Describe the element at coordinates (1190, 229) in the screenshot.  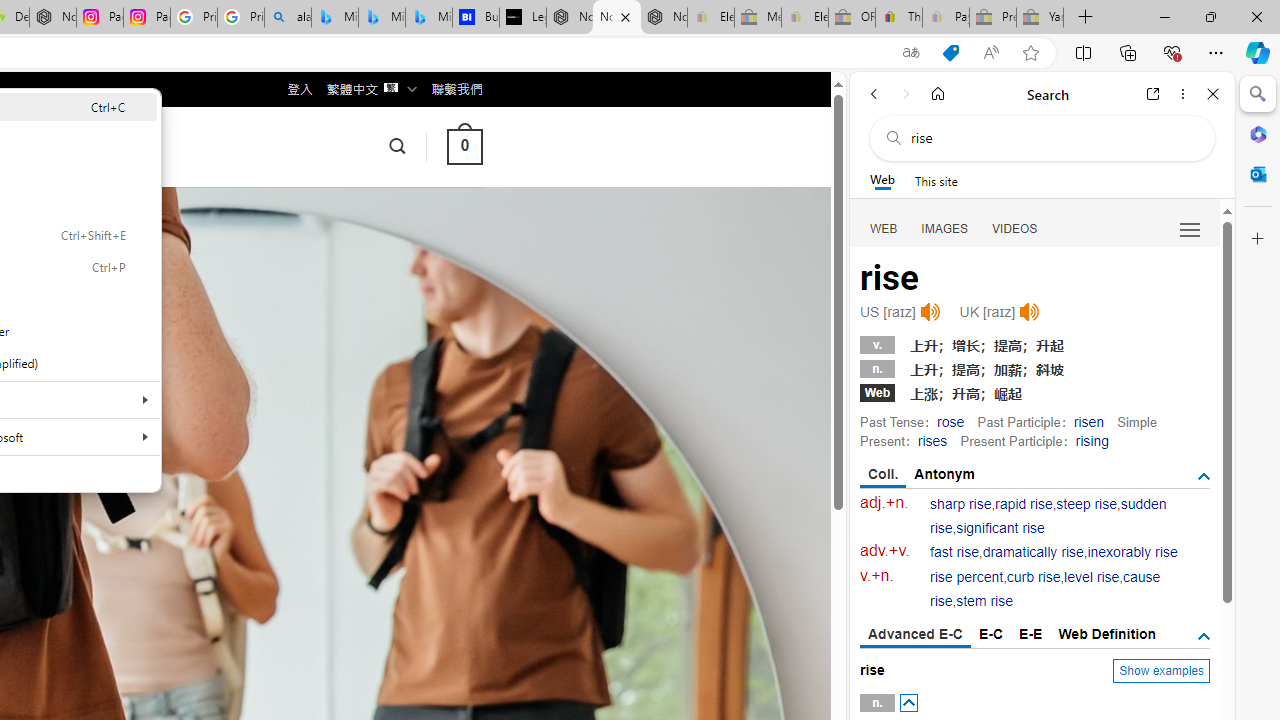
I see `'Class: b_serphb'` at that location.